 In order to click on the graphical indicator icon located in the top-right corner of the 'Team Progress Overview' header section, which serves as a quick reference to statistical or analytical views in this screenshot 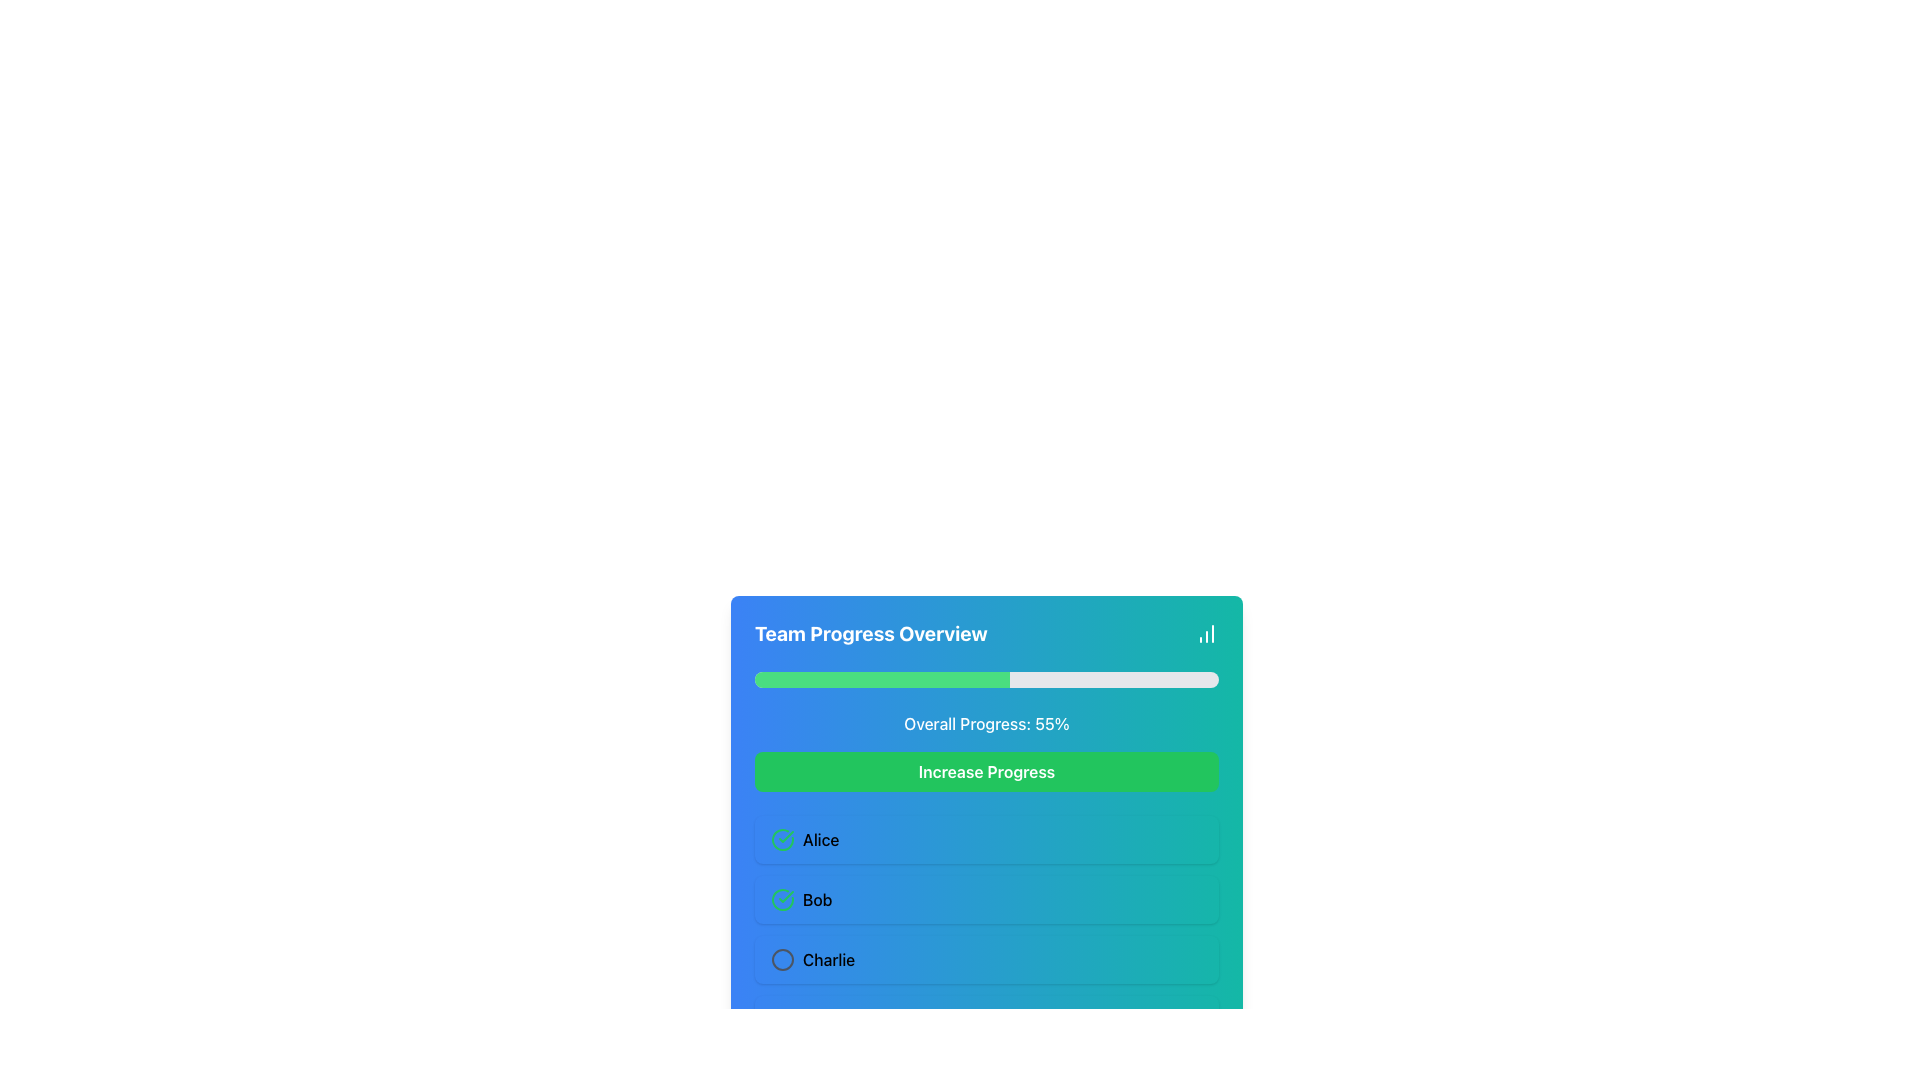, I will do `click(1205, 633)`.